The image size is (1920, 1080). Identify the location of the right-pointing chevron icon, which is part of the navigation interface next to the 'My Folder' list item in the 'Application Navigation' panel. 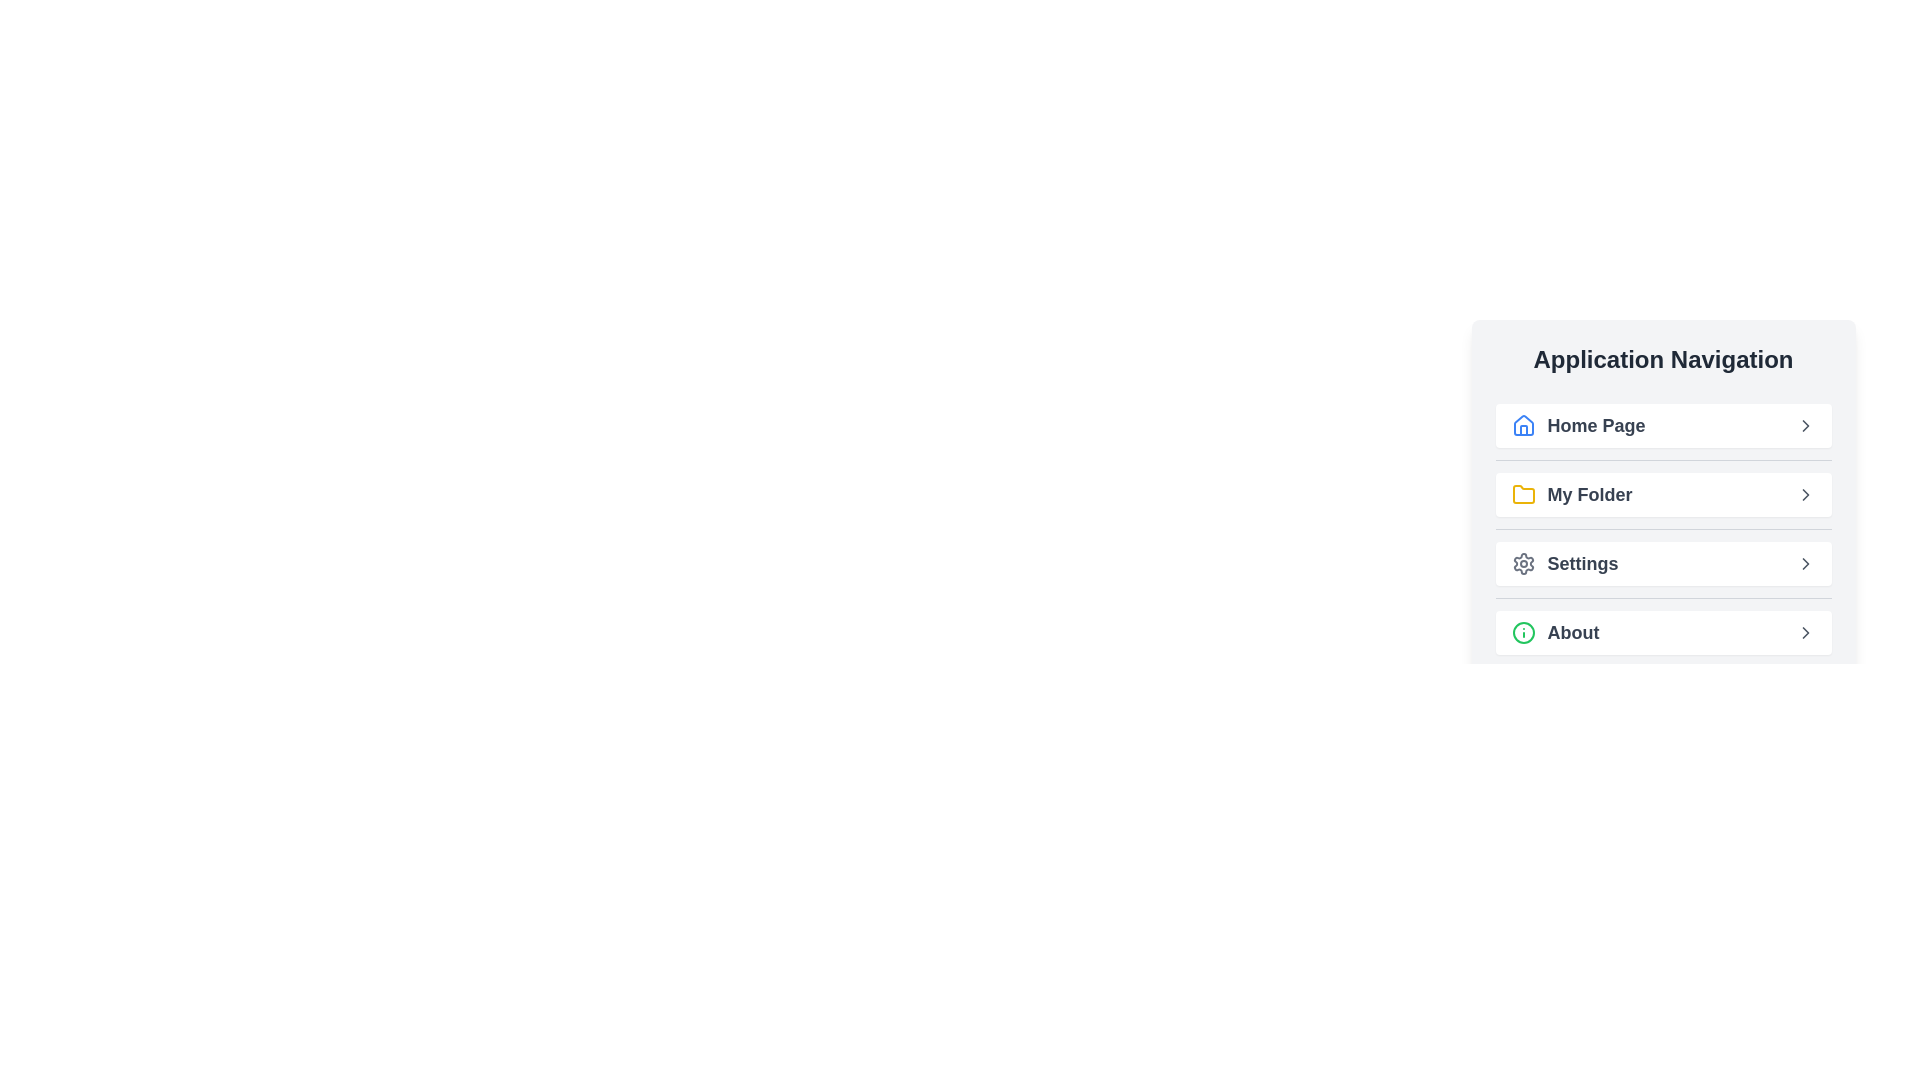
(1805, 494).